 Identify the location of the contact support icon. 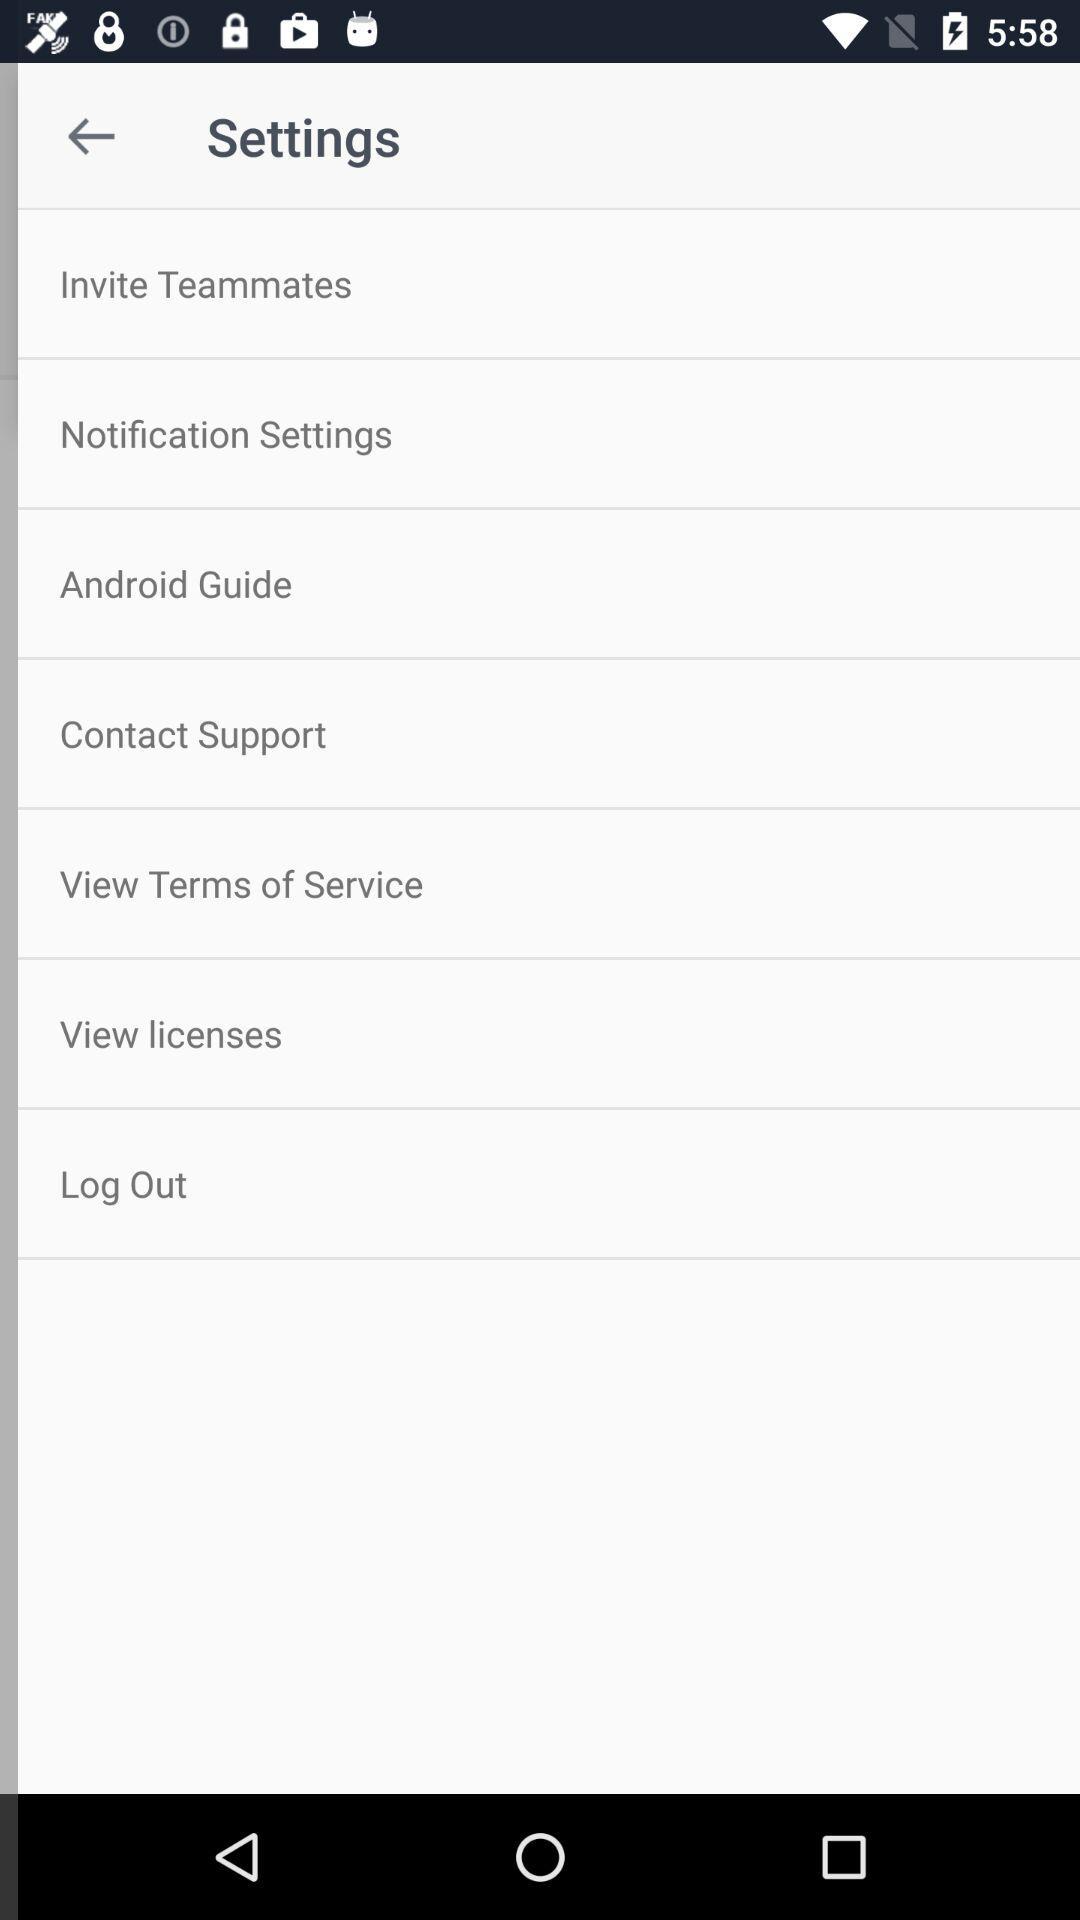
(540, 732).